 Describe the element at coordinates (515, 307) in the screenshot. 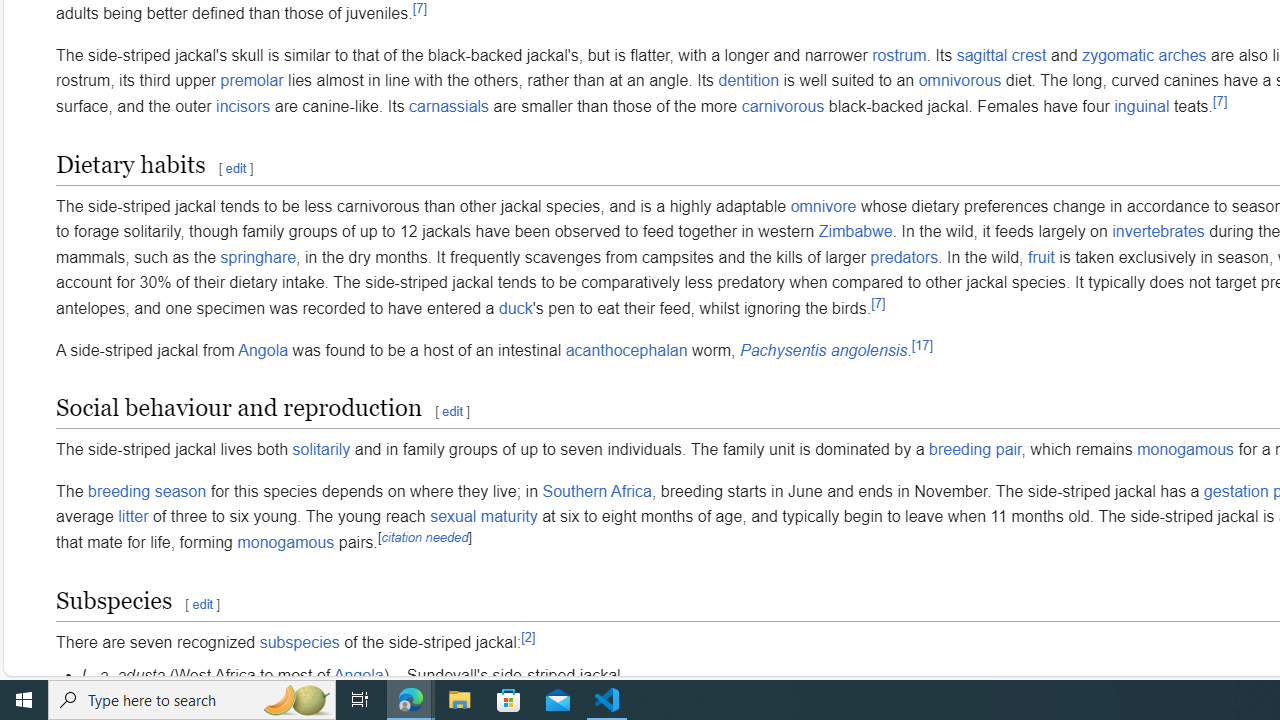

I see `'duck'` at that location.